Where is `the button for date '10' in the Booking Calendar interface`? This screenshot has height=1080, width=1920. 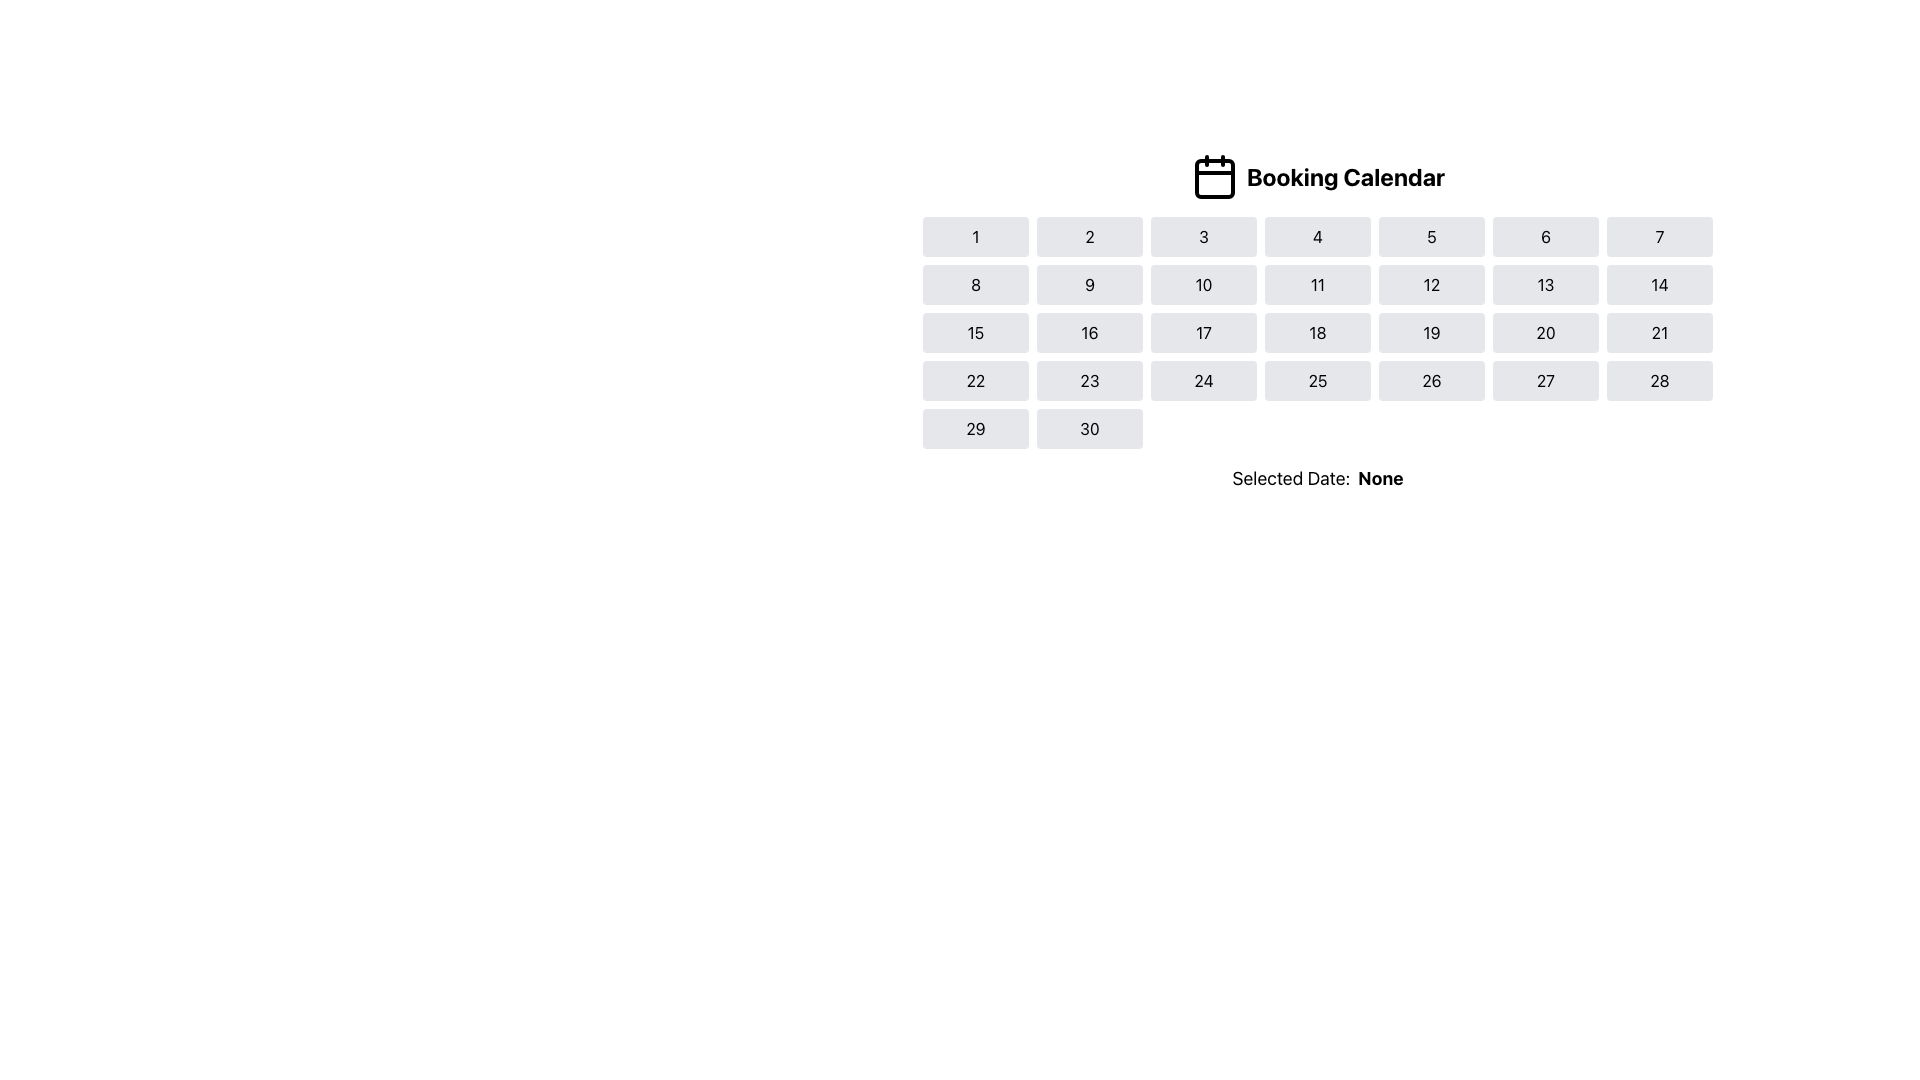
the button for date '10' in the Booking Calendar interface is located at coordinates (1203, 285).